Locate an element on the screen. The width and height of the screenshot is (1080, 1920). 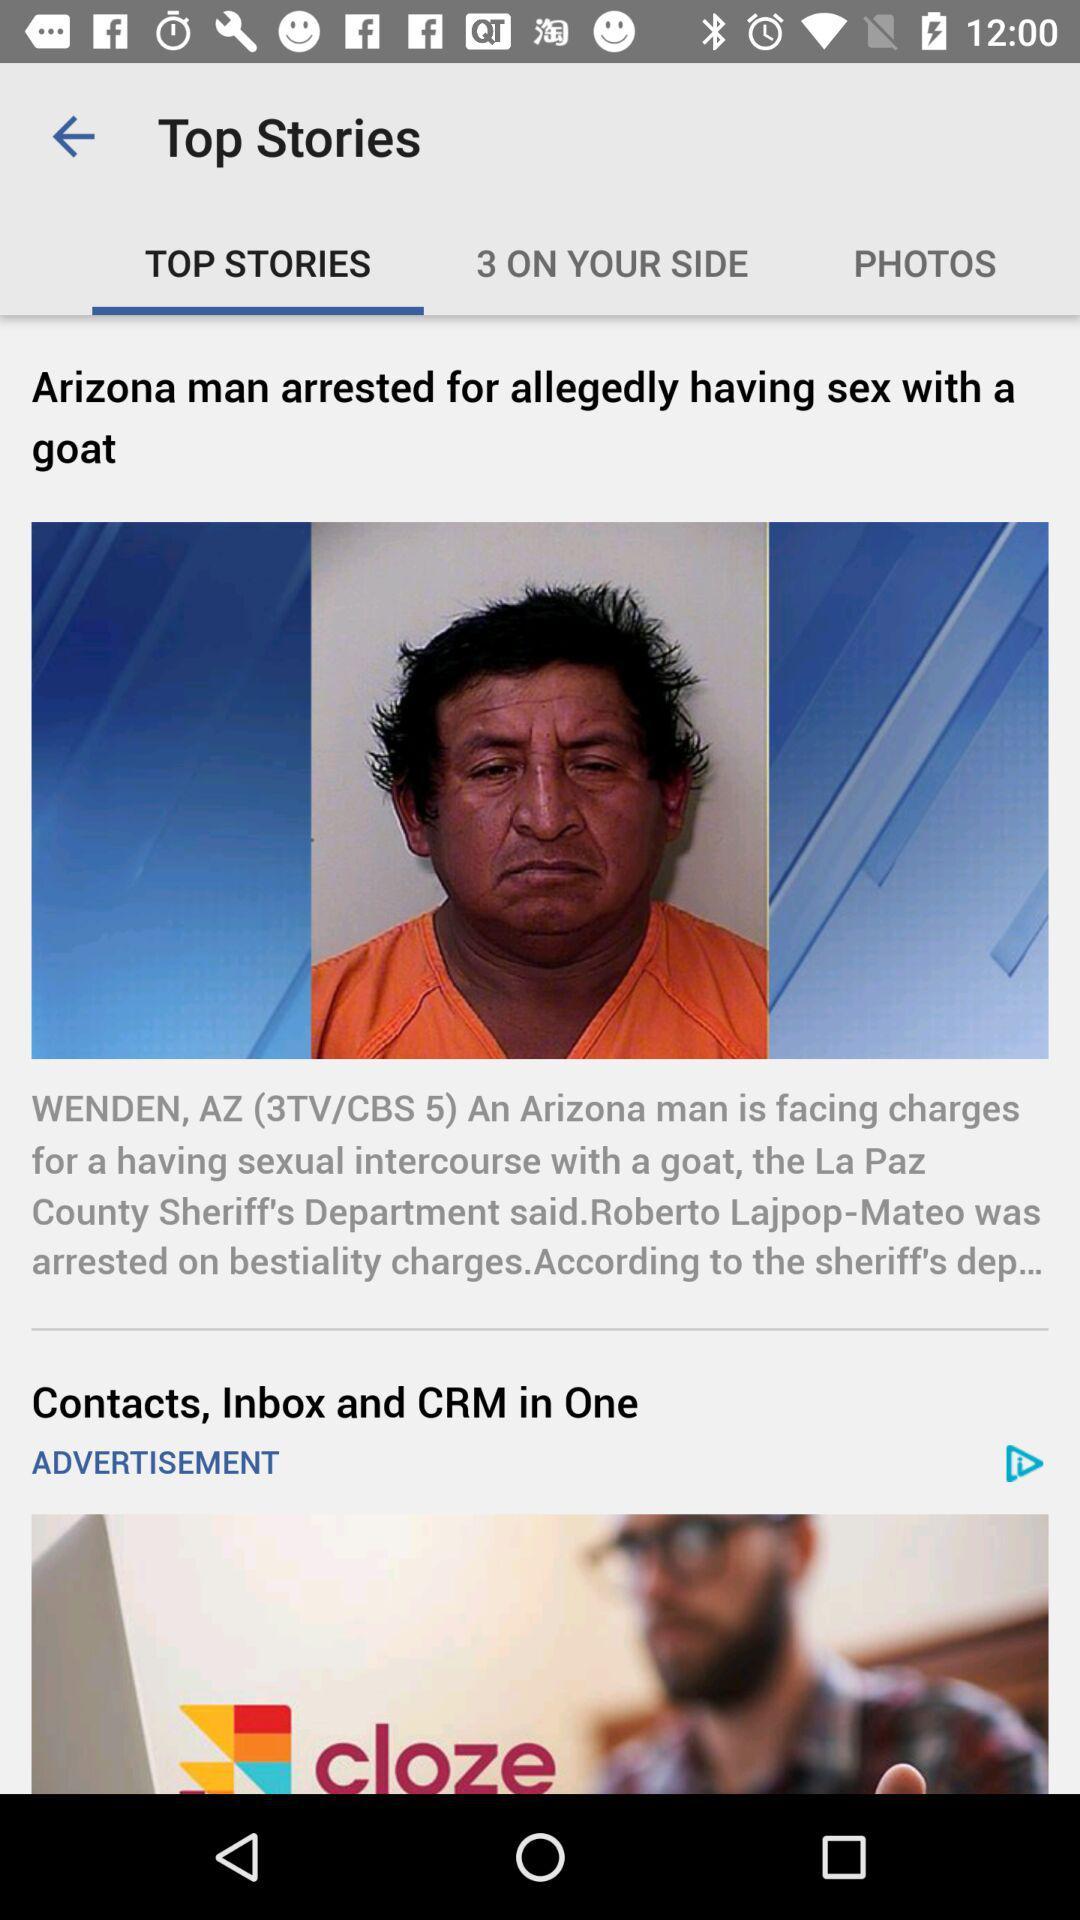
advertisement that opens company 's website is located at coordinates (540, 1654).